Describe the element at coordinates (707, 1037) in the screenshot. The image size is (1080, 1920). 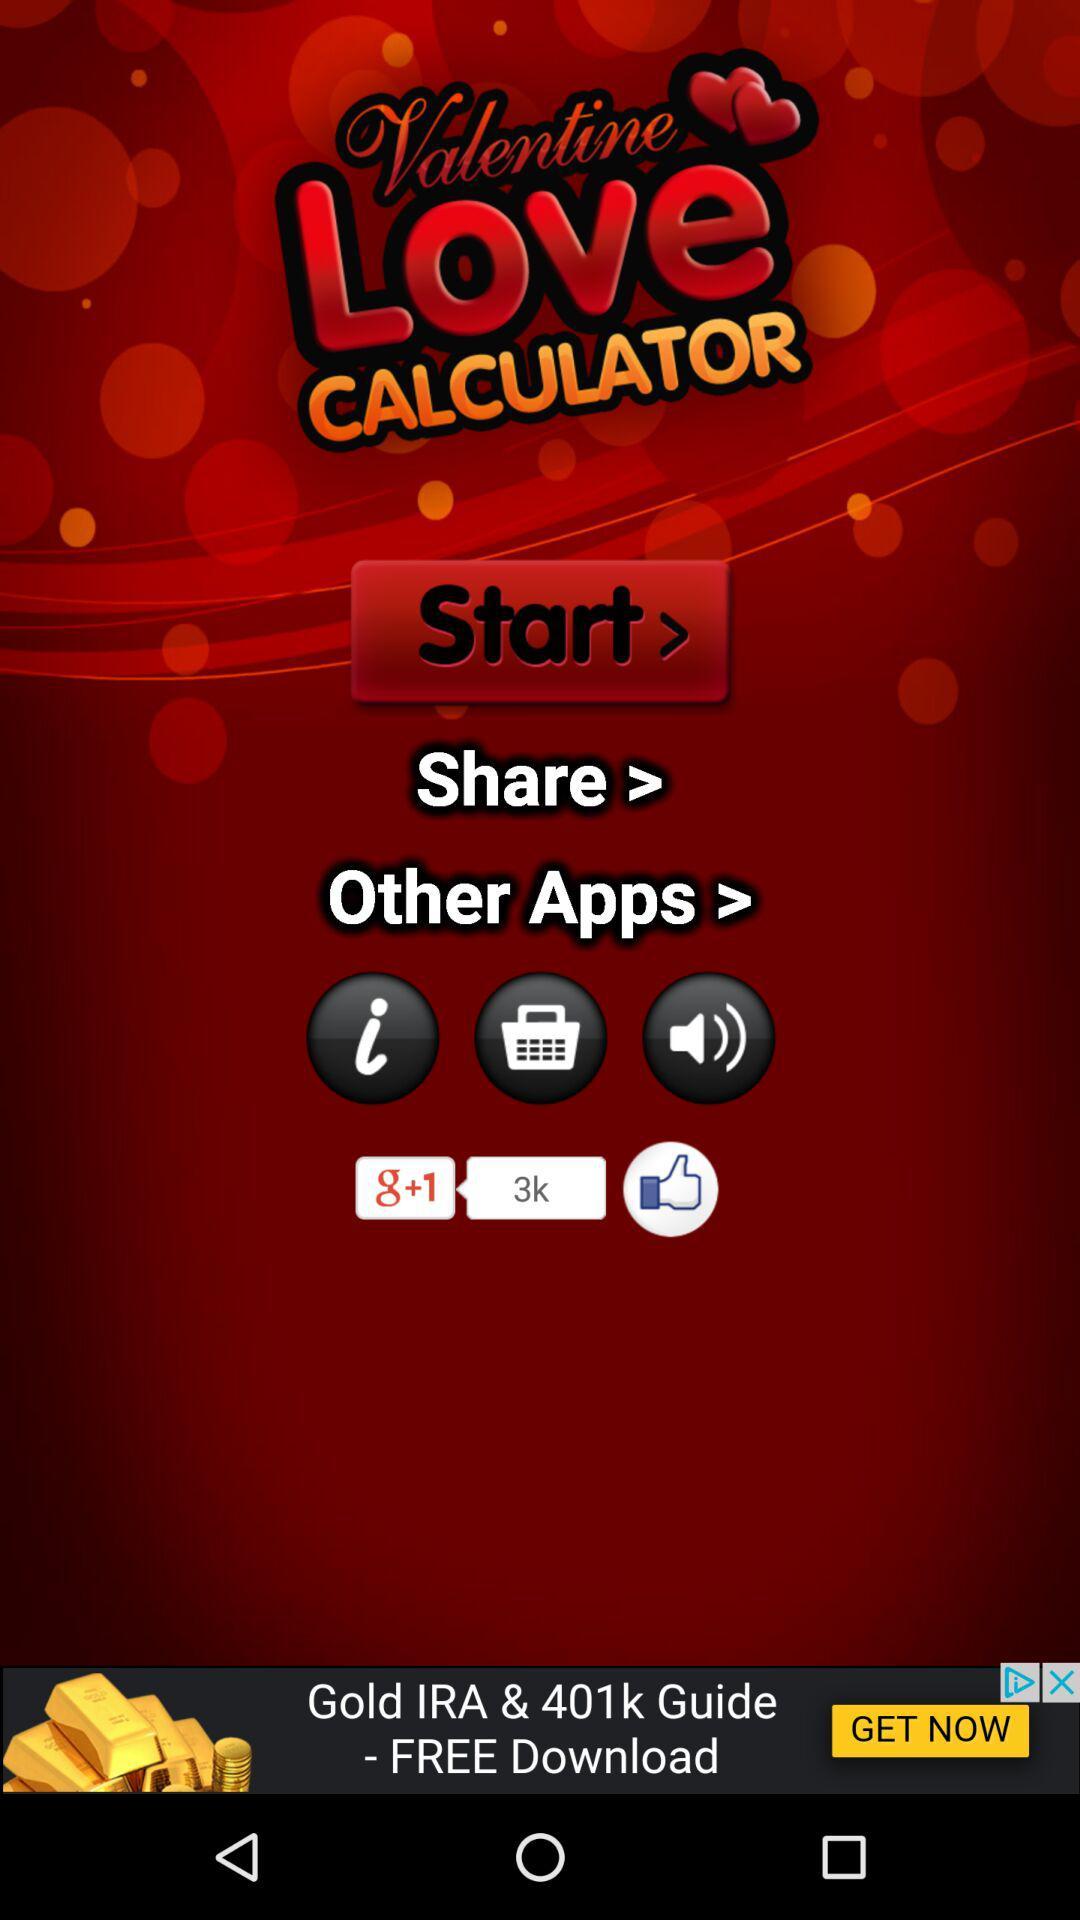
I see `sound` at that location.